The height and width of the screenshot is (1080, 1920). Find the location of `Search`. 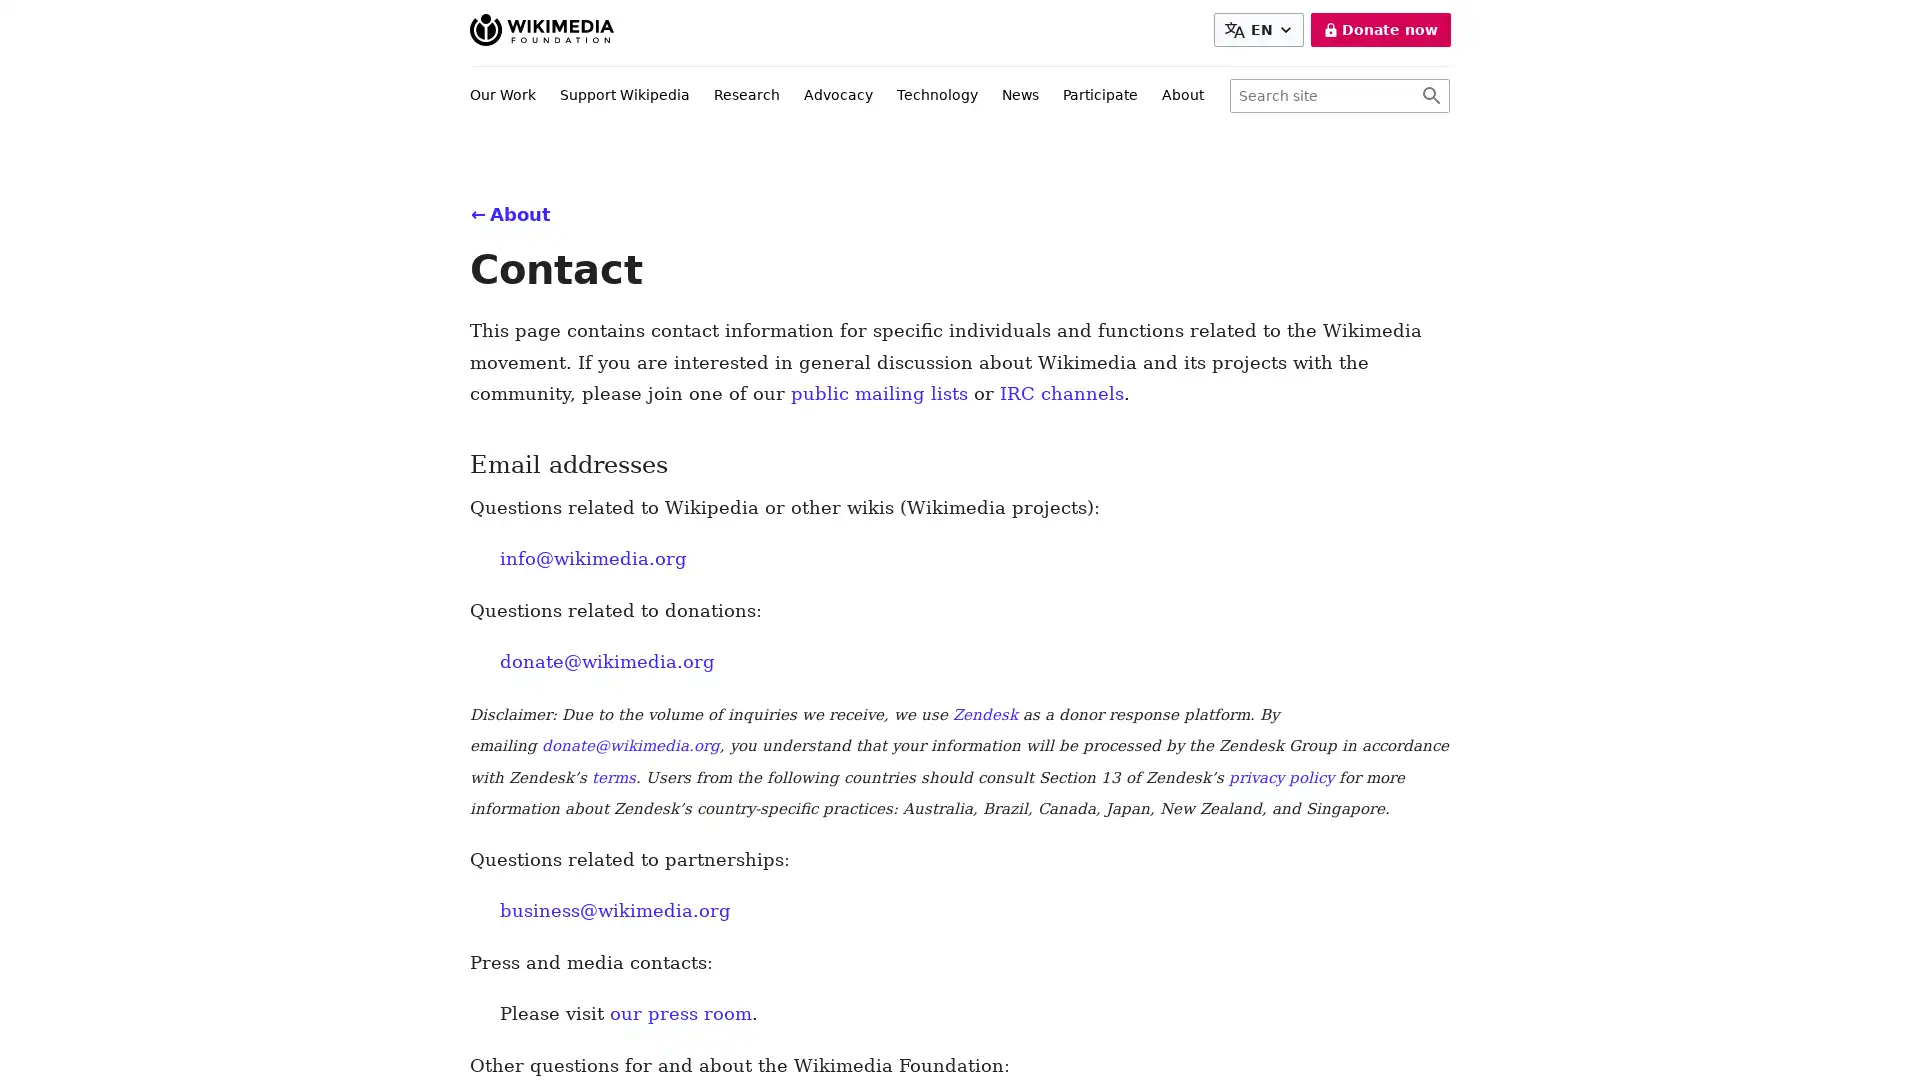

Search is located at coordinates (1430, 96).